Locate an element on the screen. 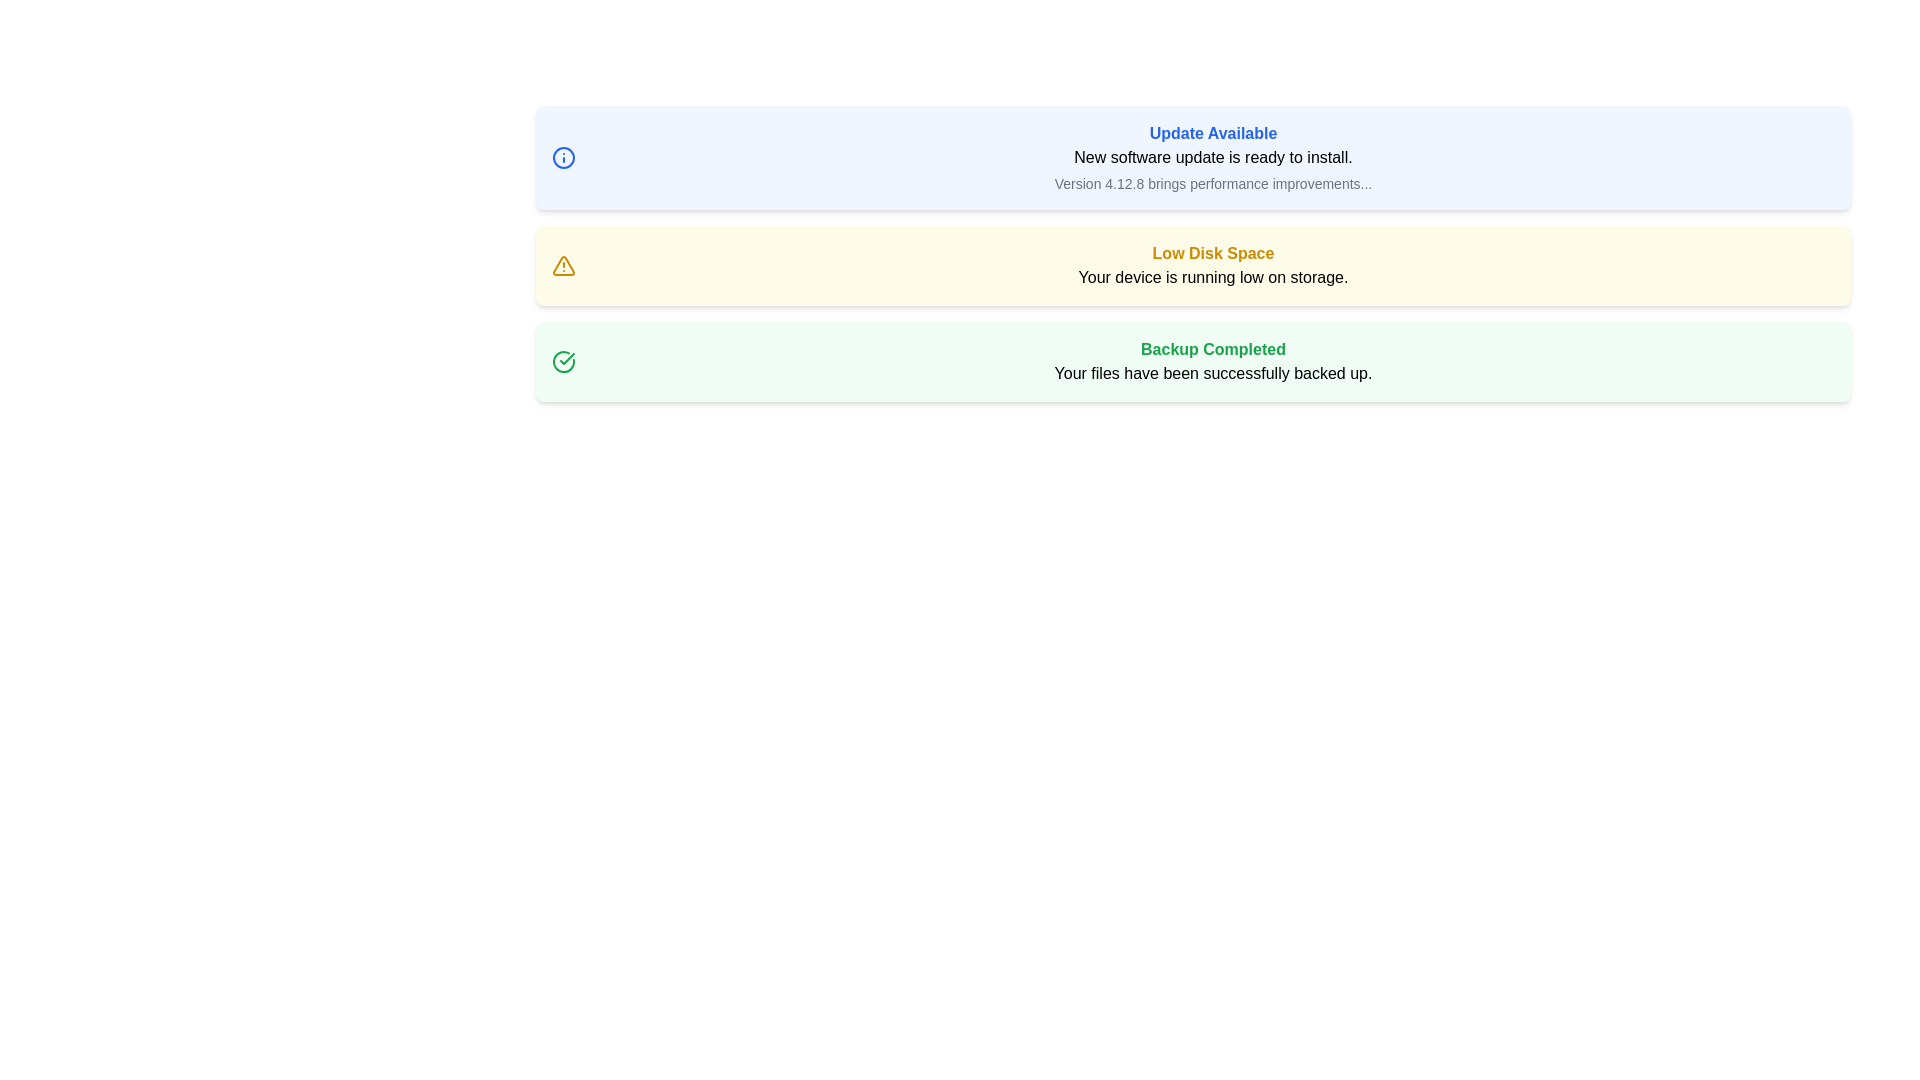 Image resolution: width=1920 pixels, height=1080 pixels. the static text element stating 'Your device is running low on storage.' which is located below the text 'Low Disk Space' within a yellow-highlighted box is located at coordinates (1212, 277).